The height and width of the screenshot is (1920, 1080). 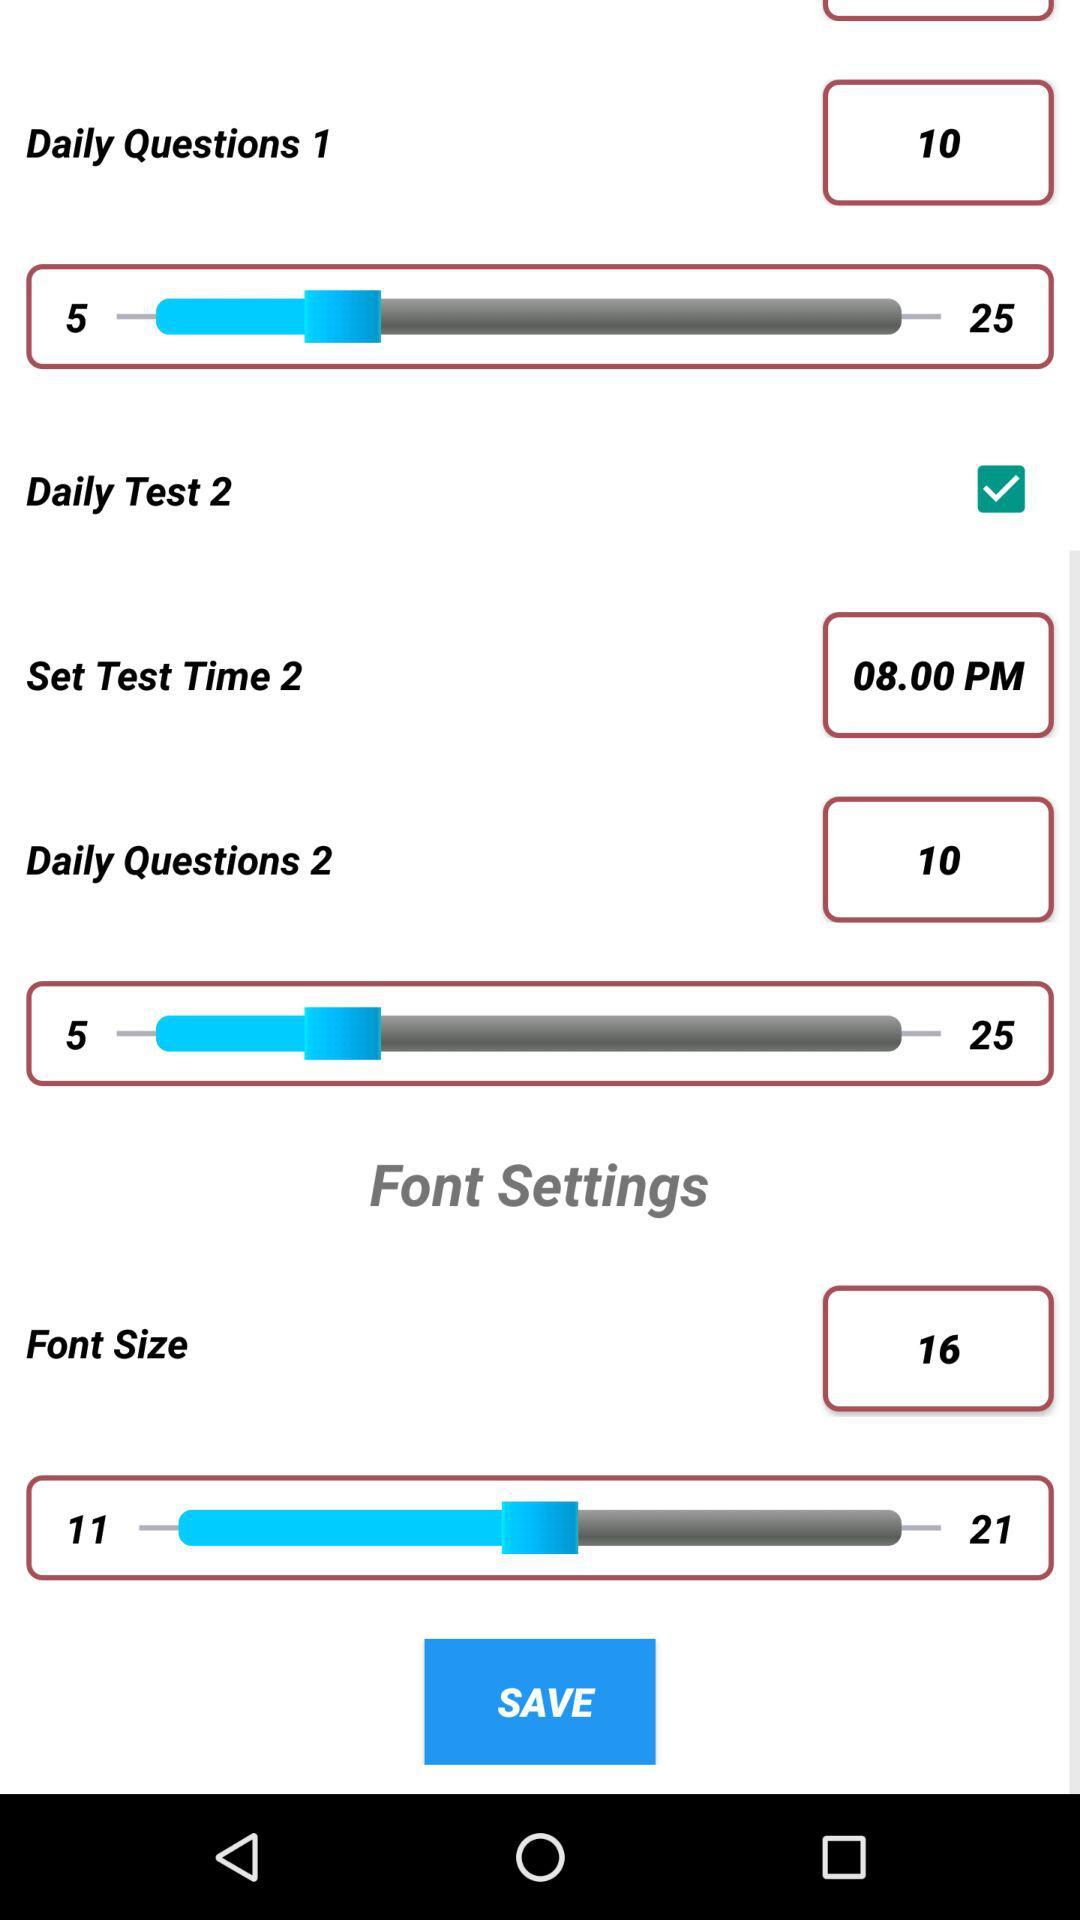 I want to click on the icon to the left of  08.00 pm  item, so click(x=410, y=674).